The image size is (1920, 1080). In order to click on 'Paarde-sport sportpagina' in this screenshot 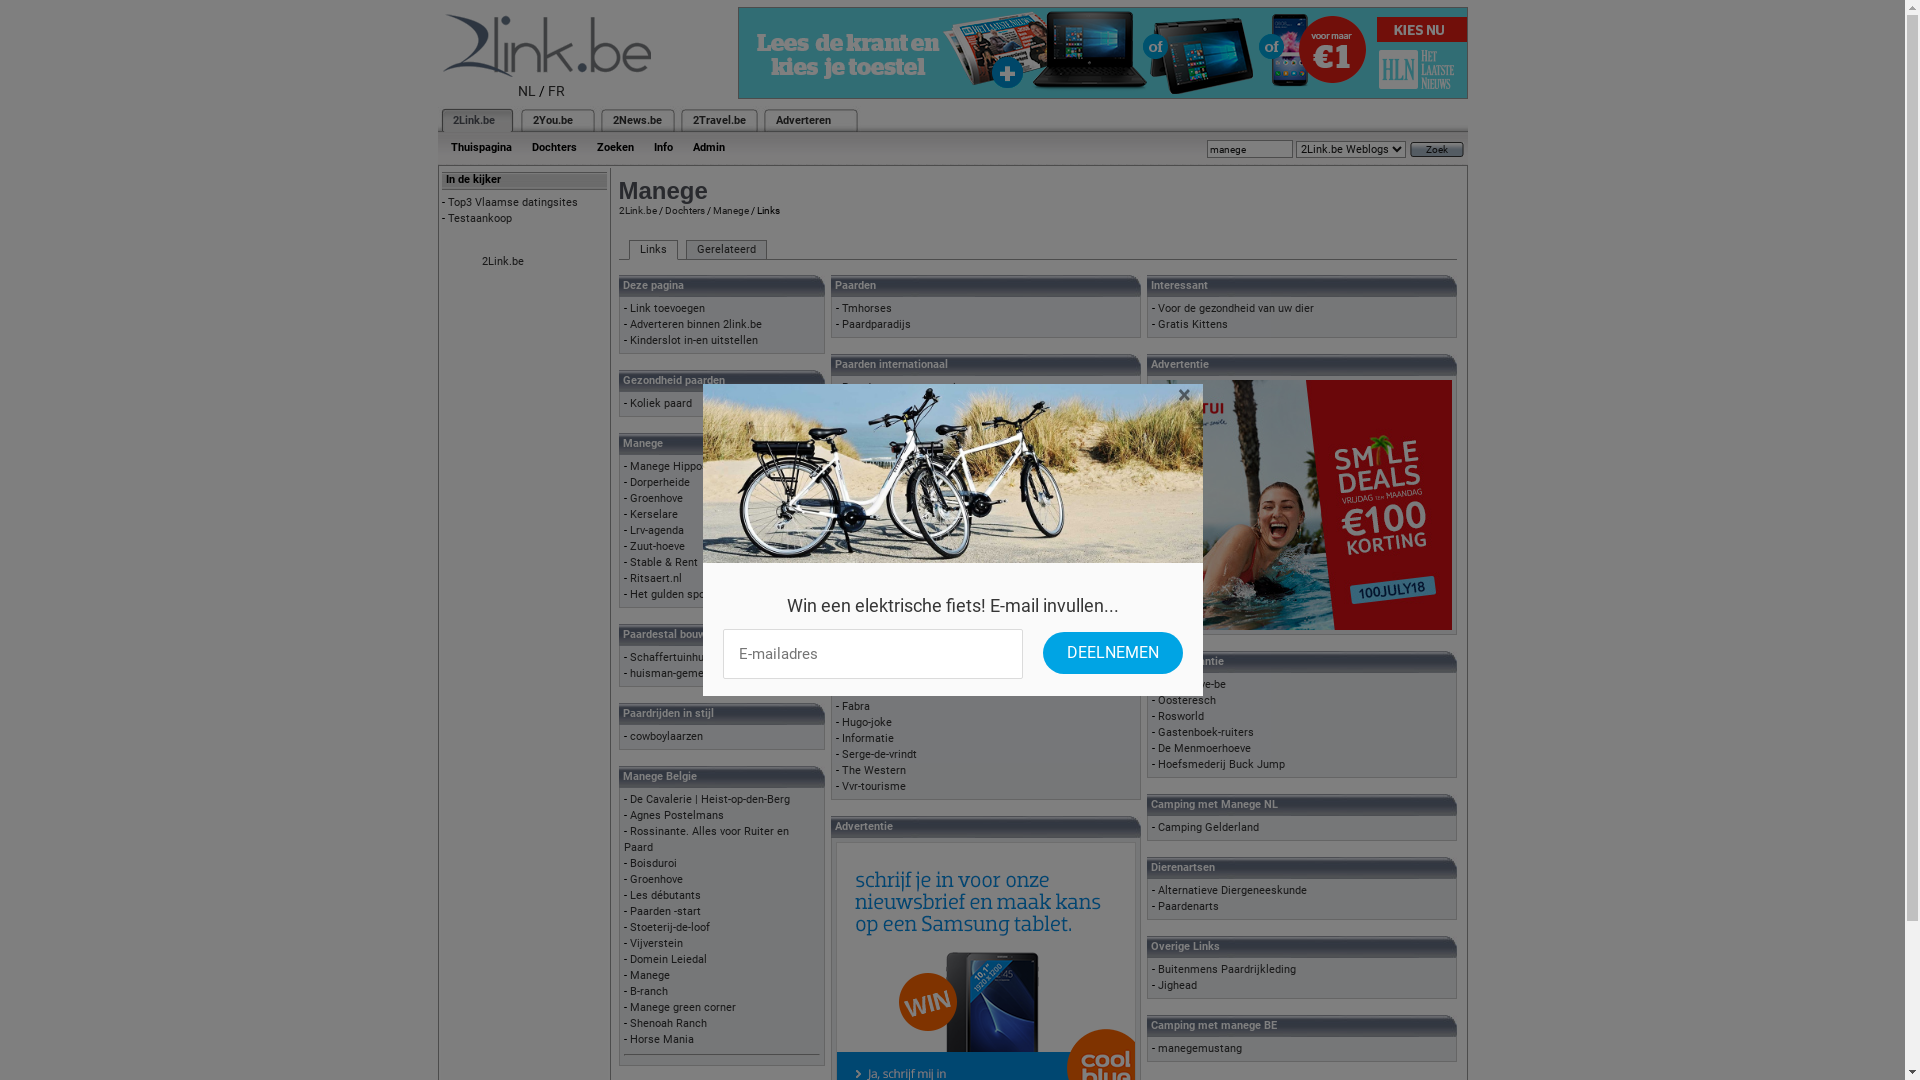, I will do `click(904, 387)`.